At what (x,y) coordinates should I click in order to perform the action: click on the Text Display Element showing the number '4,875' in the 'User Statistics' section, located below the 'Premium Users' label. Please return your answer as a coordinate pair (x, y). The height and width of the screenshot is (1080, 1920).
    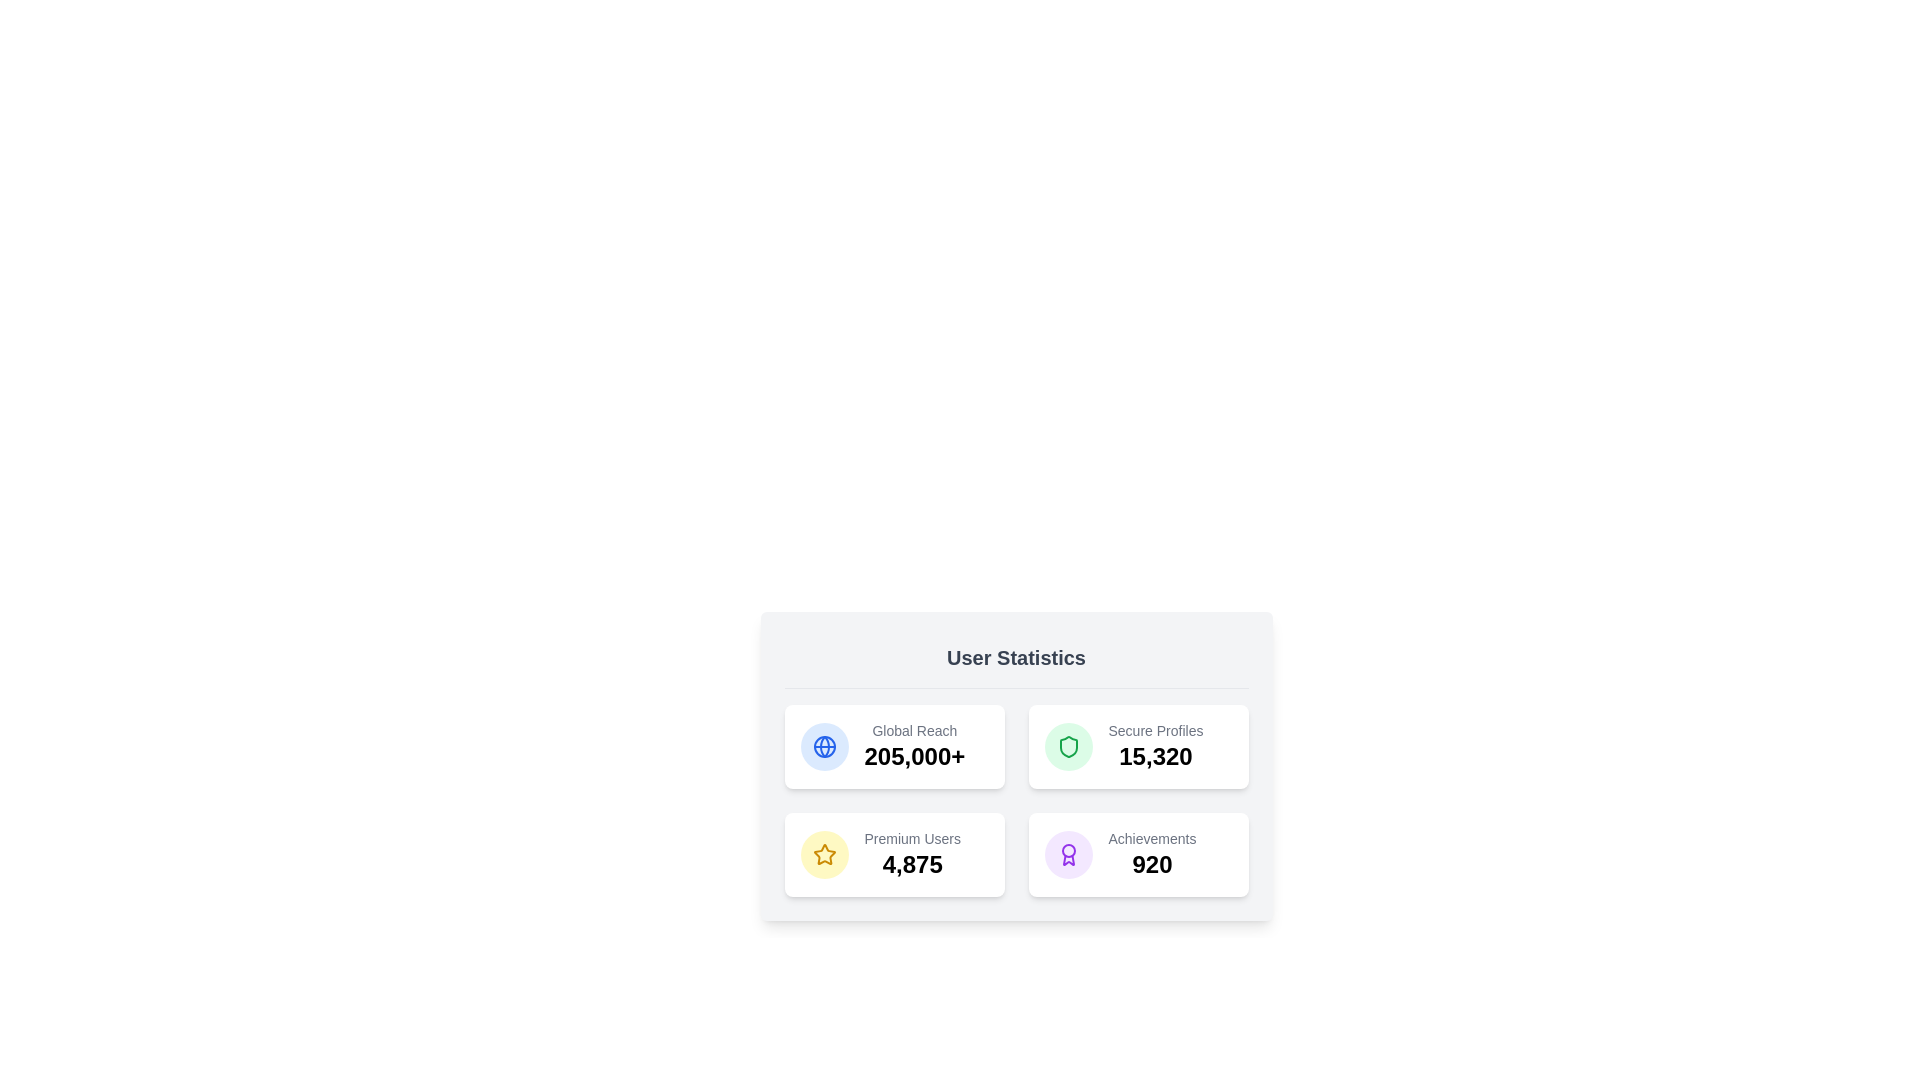
    Looking at the image, I should click on (911, 863).